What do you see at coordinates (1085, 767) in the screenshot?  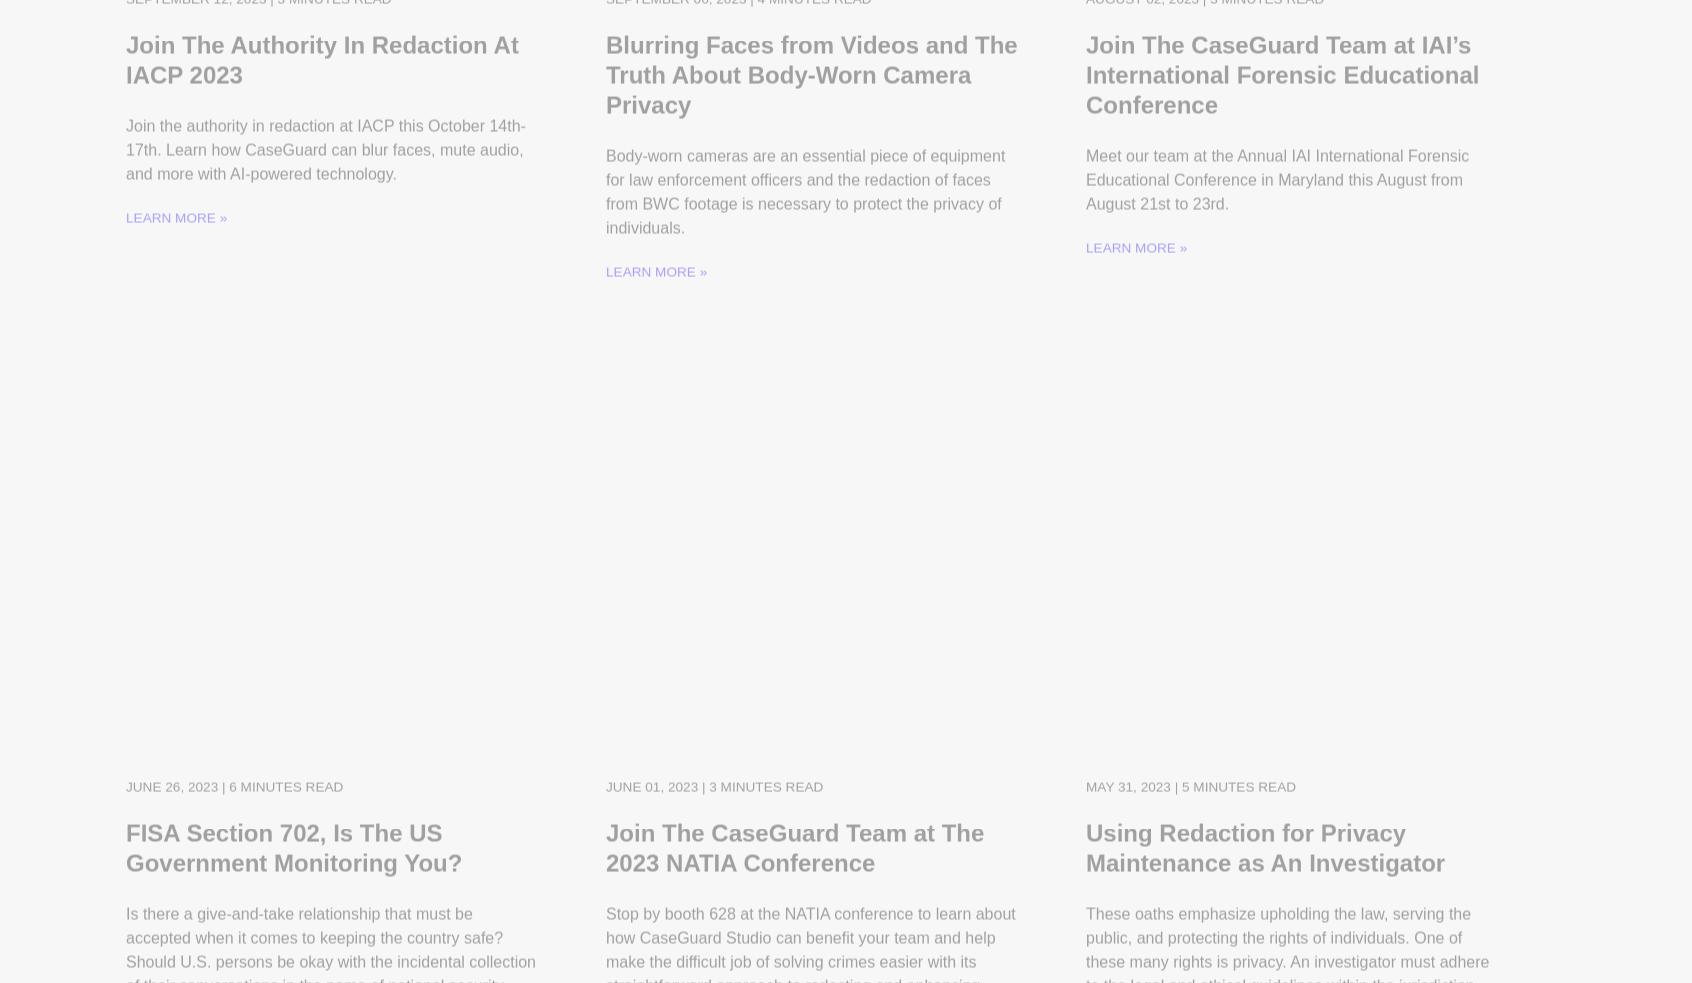 I see `'May 31, 2023 | 5 minutes read'` at bounding box center [1085, 767].